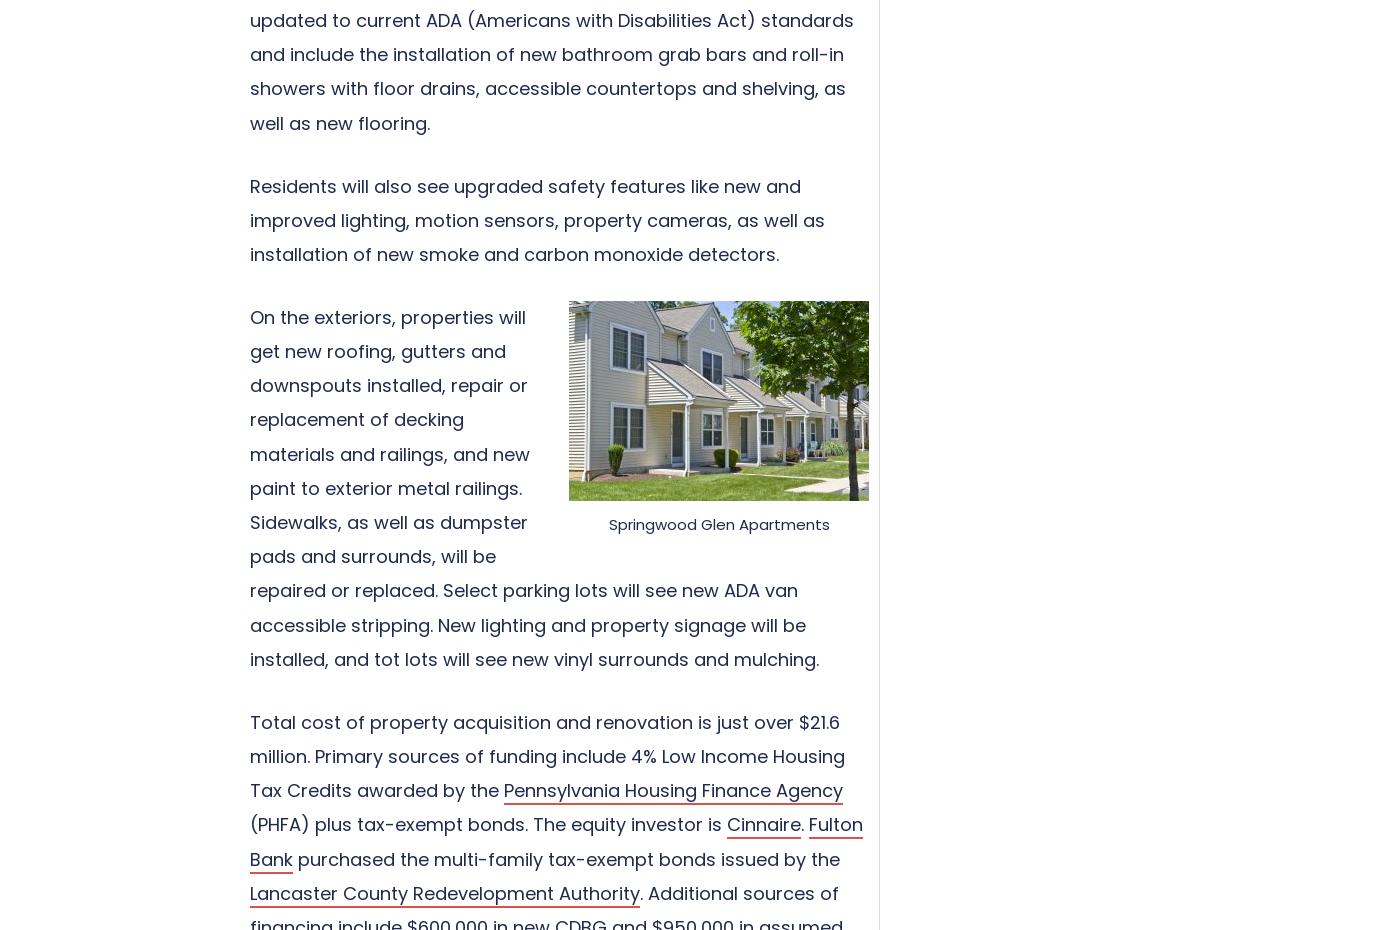 The image size is (1400, 930). Describe the element at coordinates (547, 755) in the screenshot. I see `'Total cost of property acquisition and renovation is just over $21.6 million. Primary sources of funding include 4% Low Income Housing Tax Credits awarded by the'` at that location.